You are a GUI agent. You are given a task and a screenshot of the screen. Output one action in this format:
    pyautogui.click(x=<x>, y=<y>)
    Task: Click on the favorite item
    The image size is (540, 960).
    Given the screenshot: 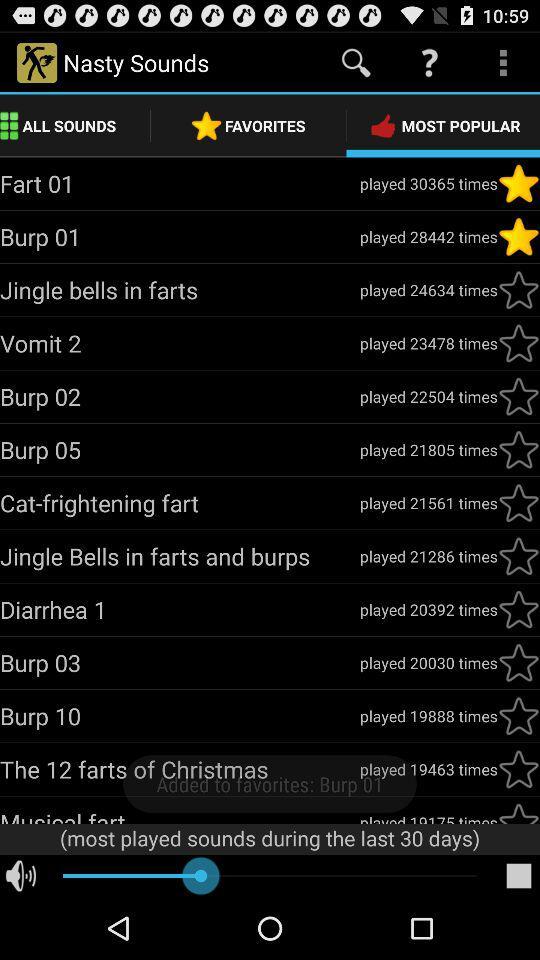 What is the action you would take?
    pyautogui.click(x=518, y=395)
    